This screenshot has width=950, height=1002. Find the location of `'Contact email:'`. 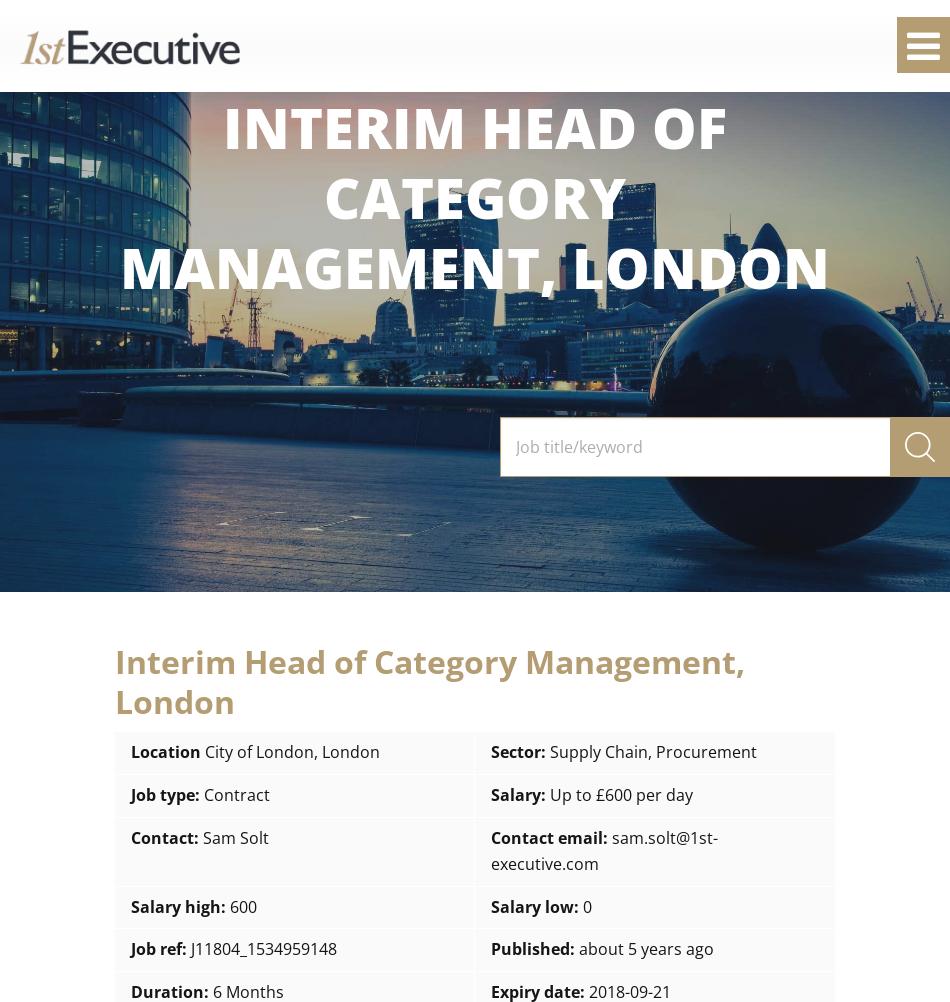

'Contact email:' is located at coordinates (549, 836).